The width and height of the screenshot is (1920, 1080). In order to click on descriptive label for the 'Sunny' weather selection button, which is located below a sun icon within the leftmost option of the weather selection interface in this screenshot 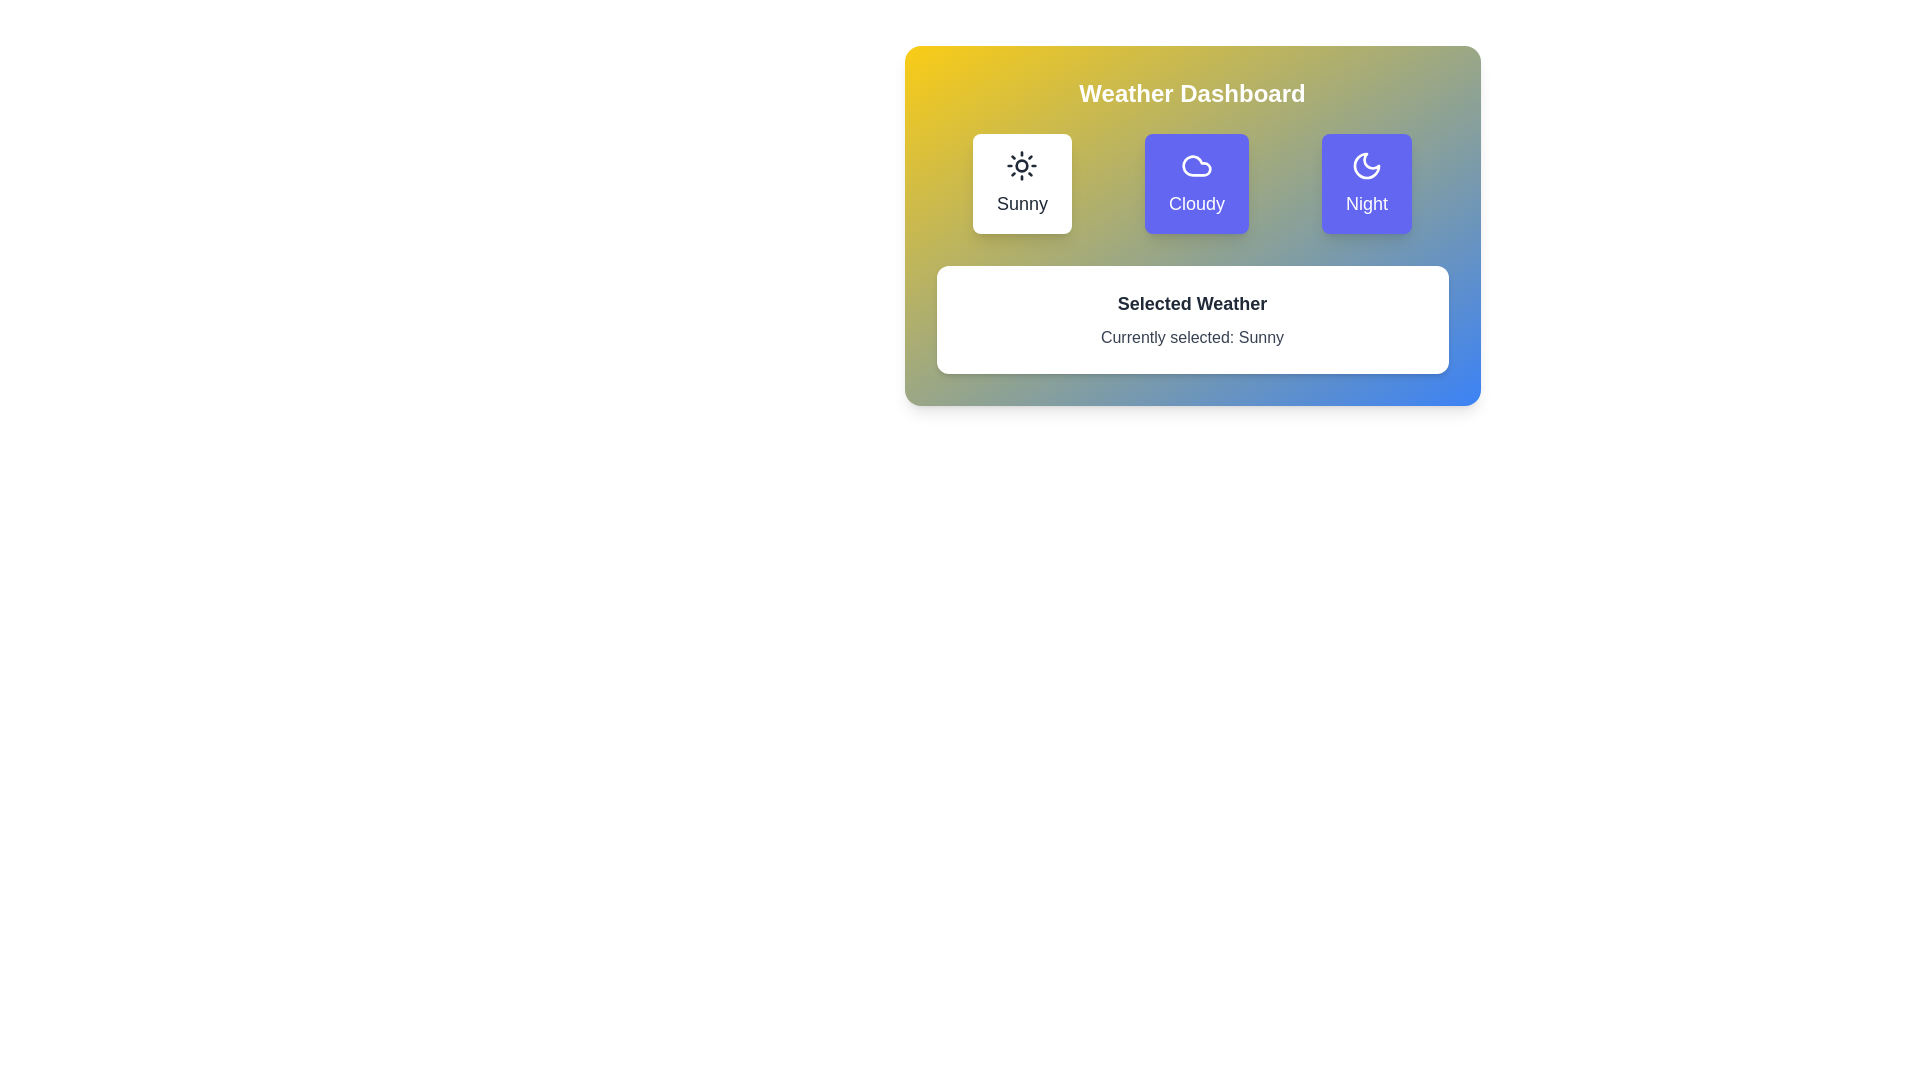, I will do `click(1022, 204)`.